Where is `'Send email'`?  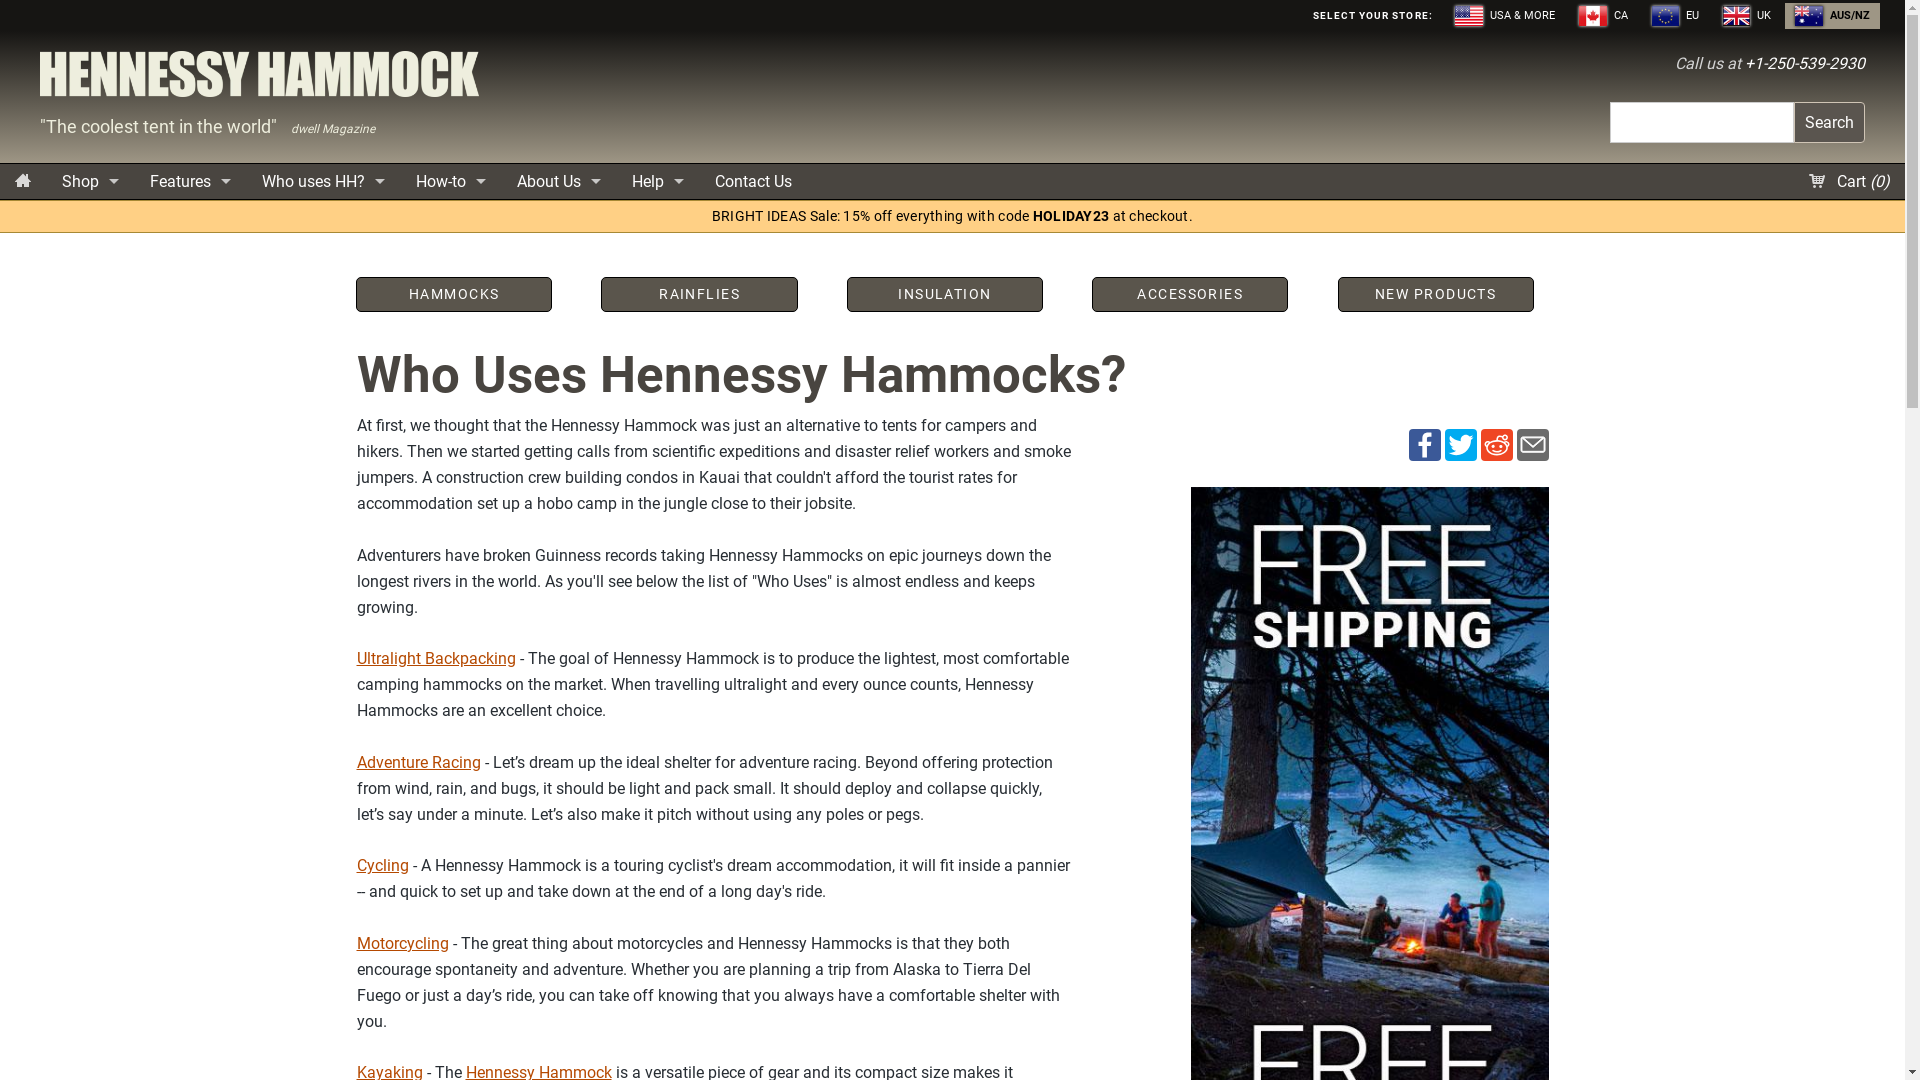
'Send email' is located at coordinates (1530, 443).